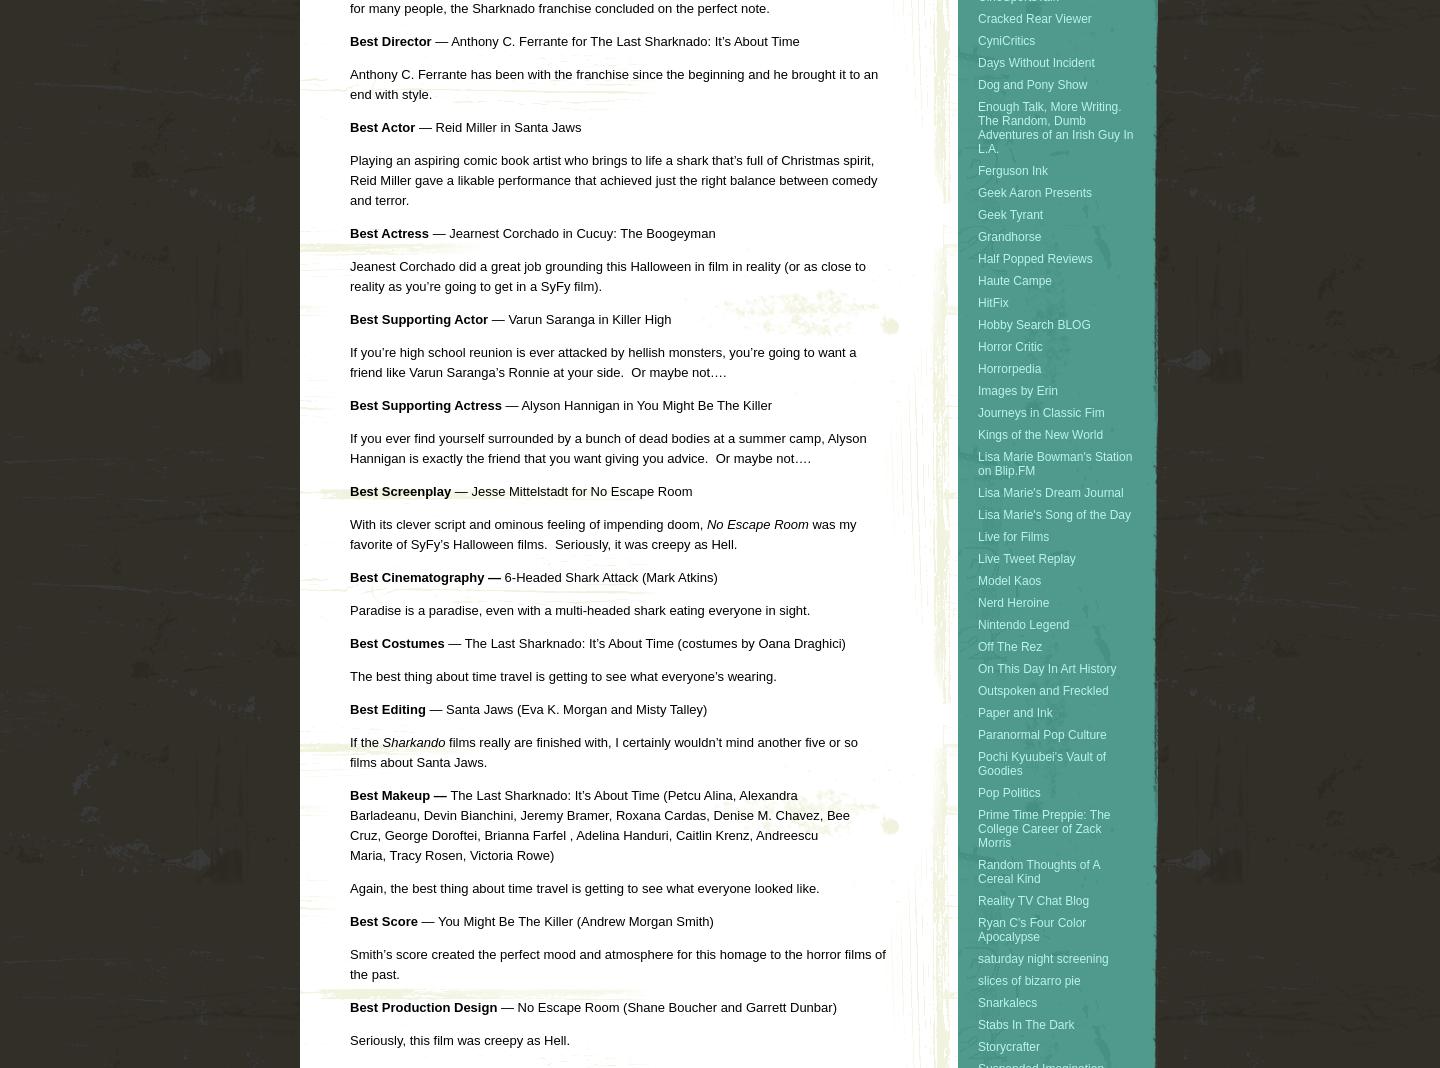  Describe the element at coordinates (430, 39) in the screenshot. I see `'— Anthony C. Ferrante for The Last Sharknado: It’s About Time'` at that location.